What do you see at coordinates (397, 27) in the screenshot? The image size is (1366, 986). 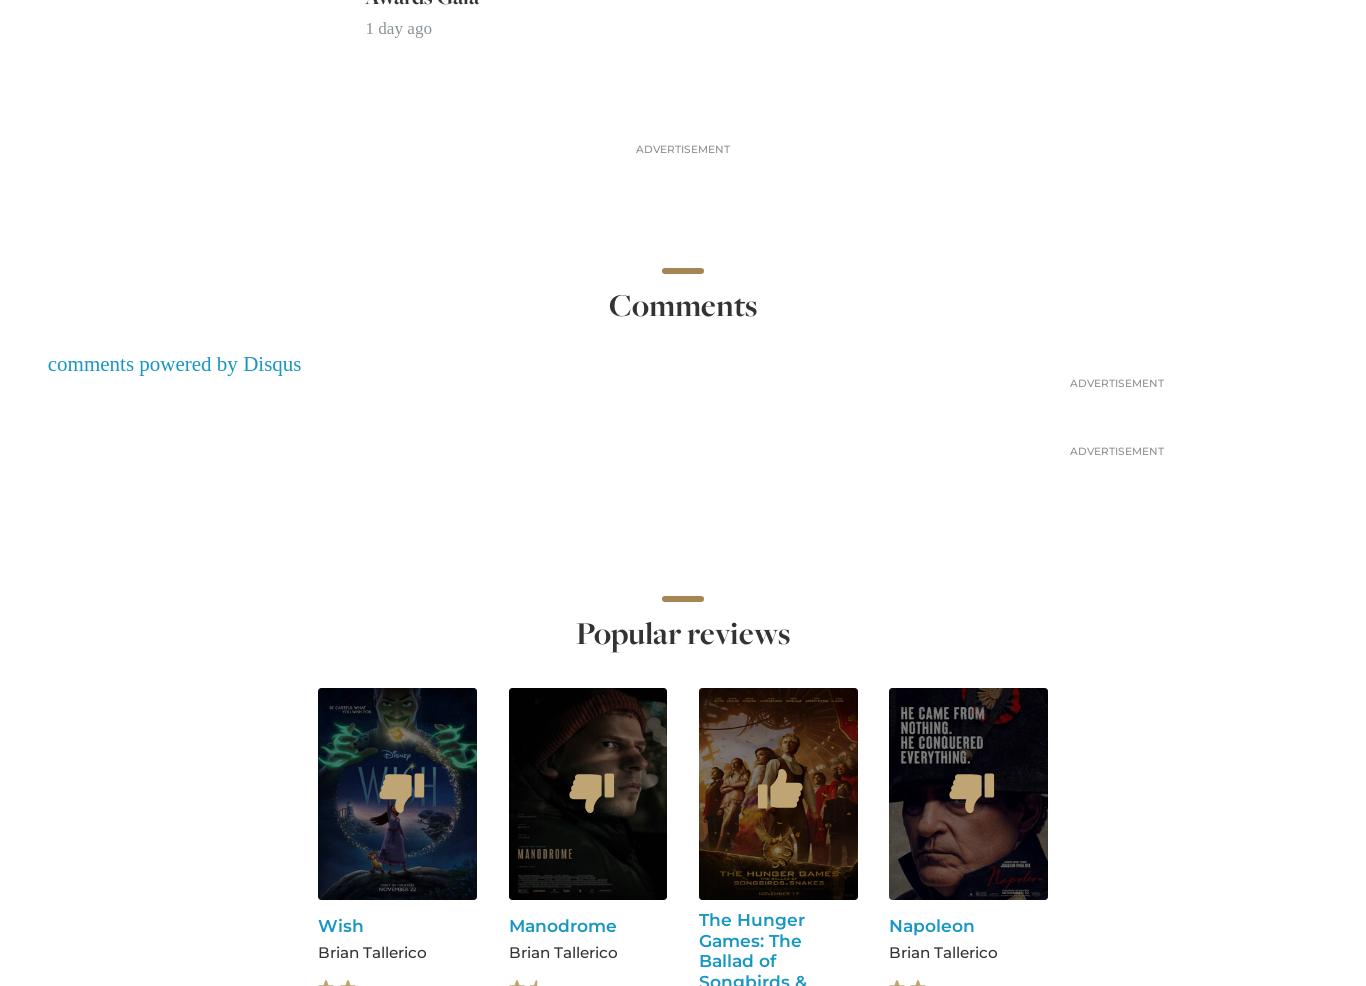 I see `'1 day
ago'` at bounding box center [397, 27].